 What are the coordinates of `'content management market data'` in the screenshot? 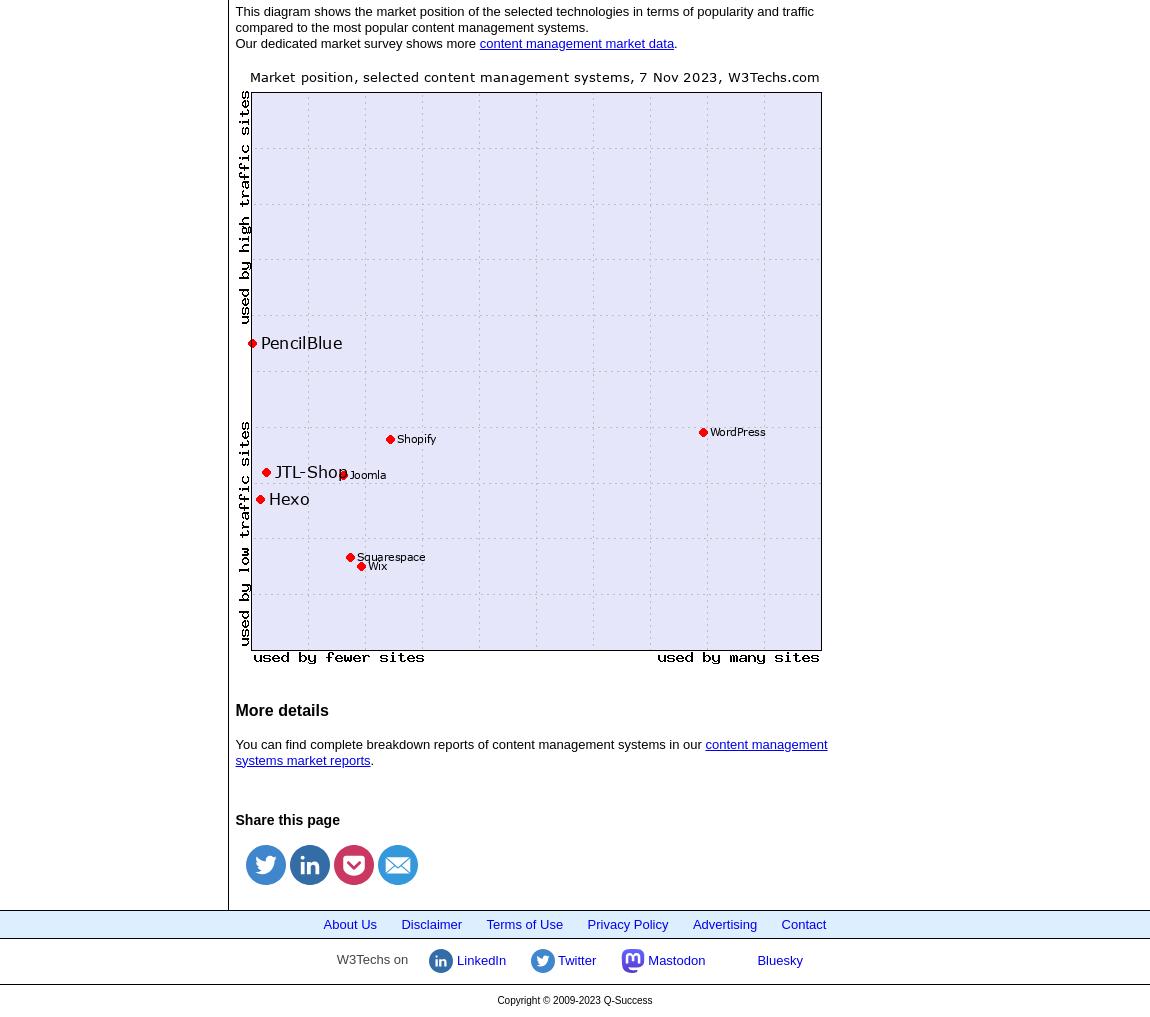 It's located at (575, 41).